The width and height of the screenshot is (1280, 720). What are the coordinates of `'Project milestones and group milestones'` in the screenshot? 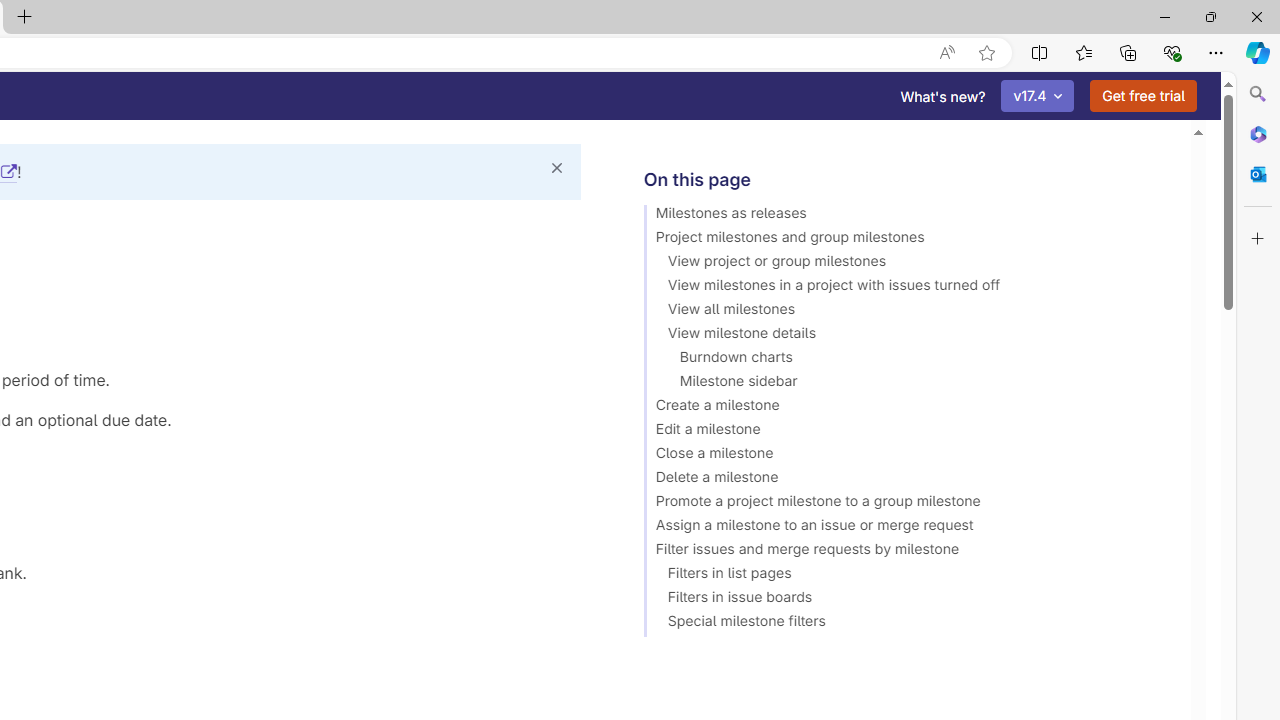 It's located at (907, 239).